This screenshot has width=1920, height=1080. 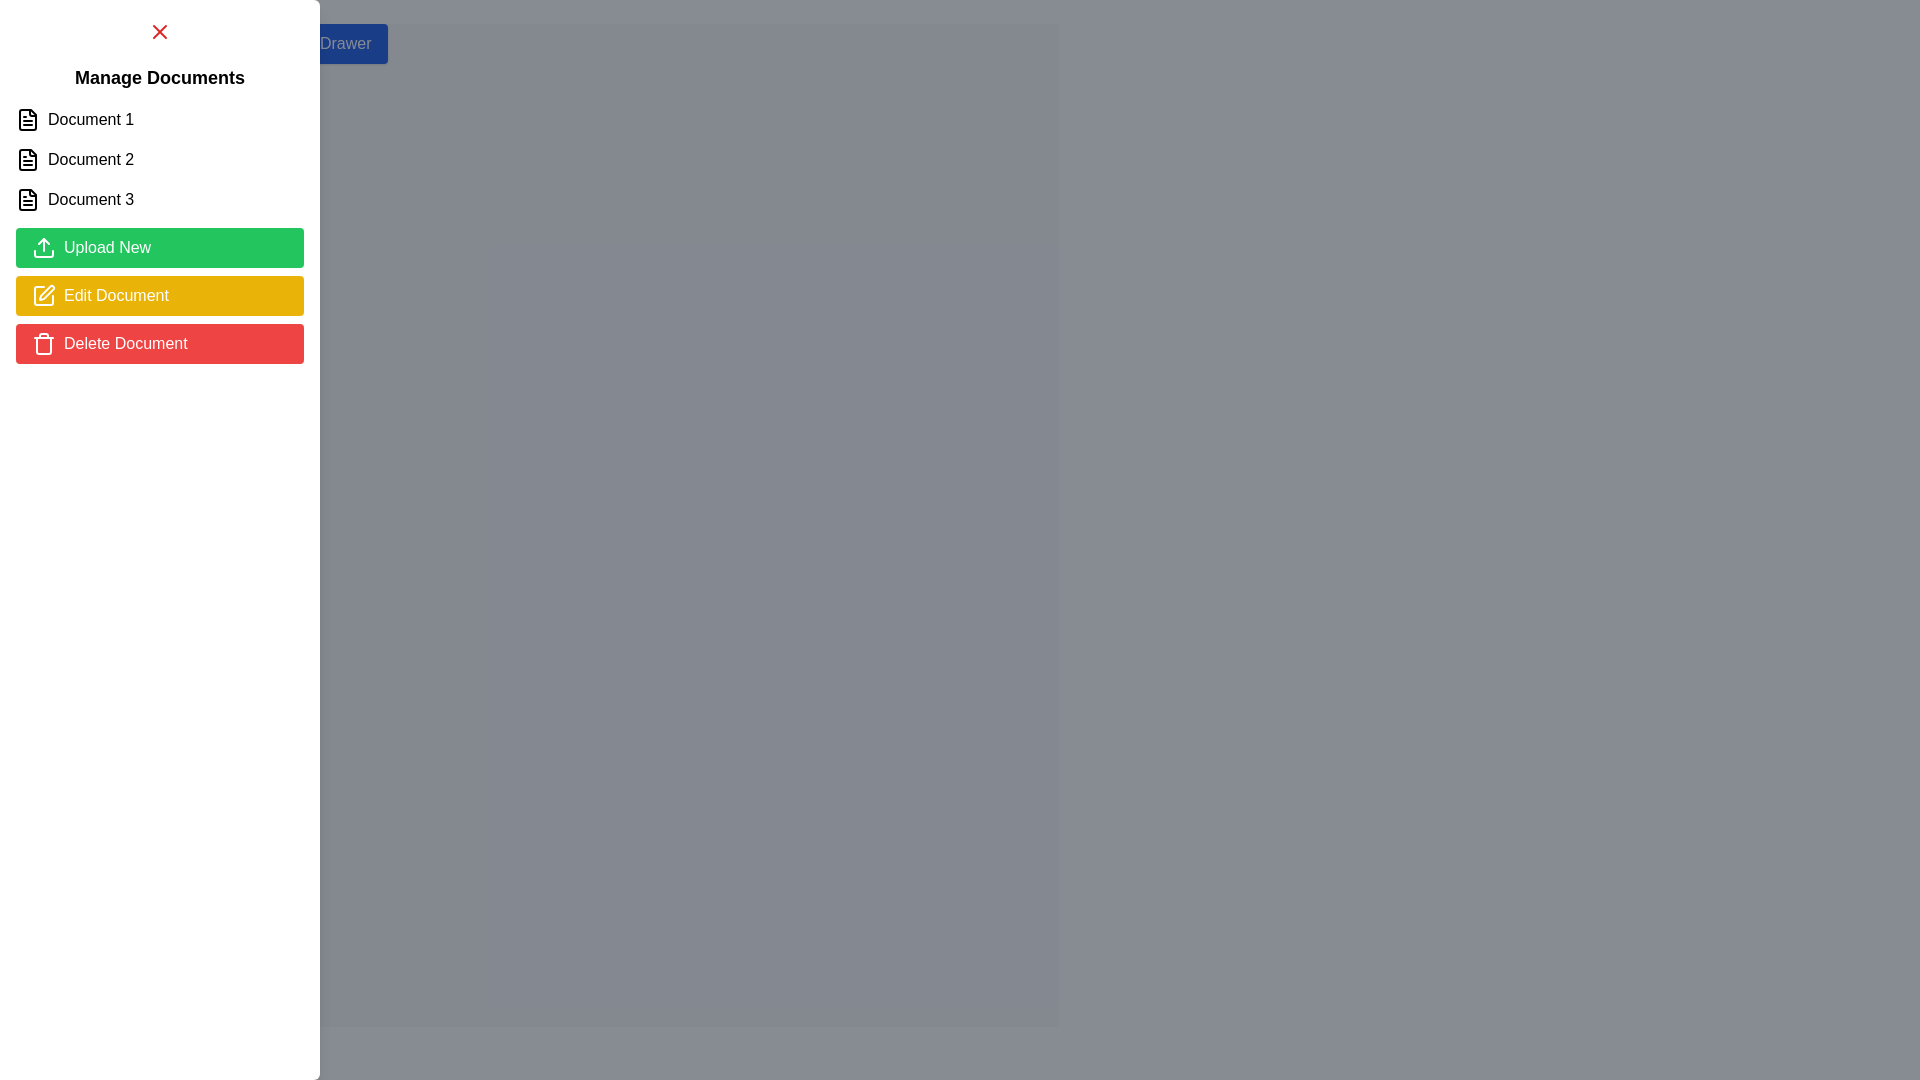 What do you see at coordinates (158, 296) in the screenshot?
I see `the 'Edit Document' button located in the 'Manage Documents' section, positioned between the green 'Upload New' button and the red 'Delete Document' button` at bounding box center [158, 296].